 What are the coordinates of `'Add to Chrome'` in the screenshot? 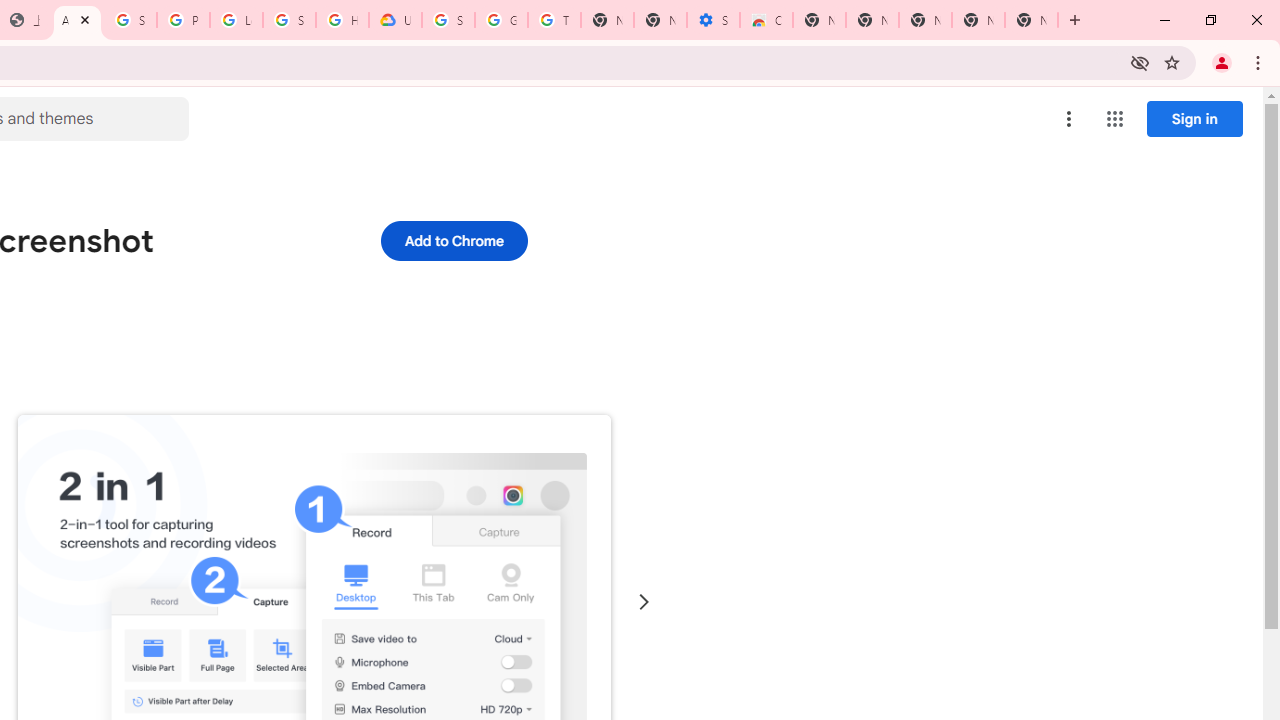 It's located at (452, 239).